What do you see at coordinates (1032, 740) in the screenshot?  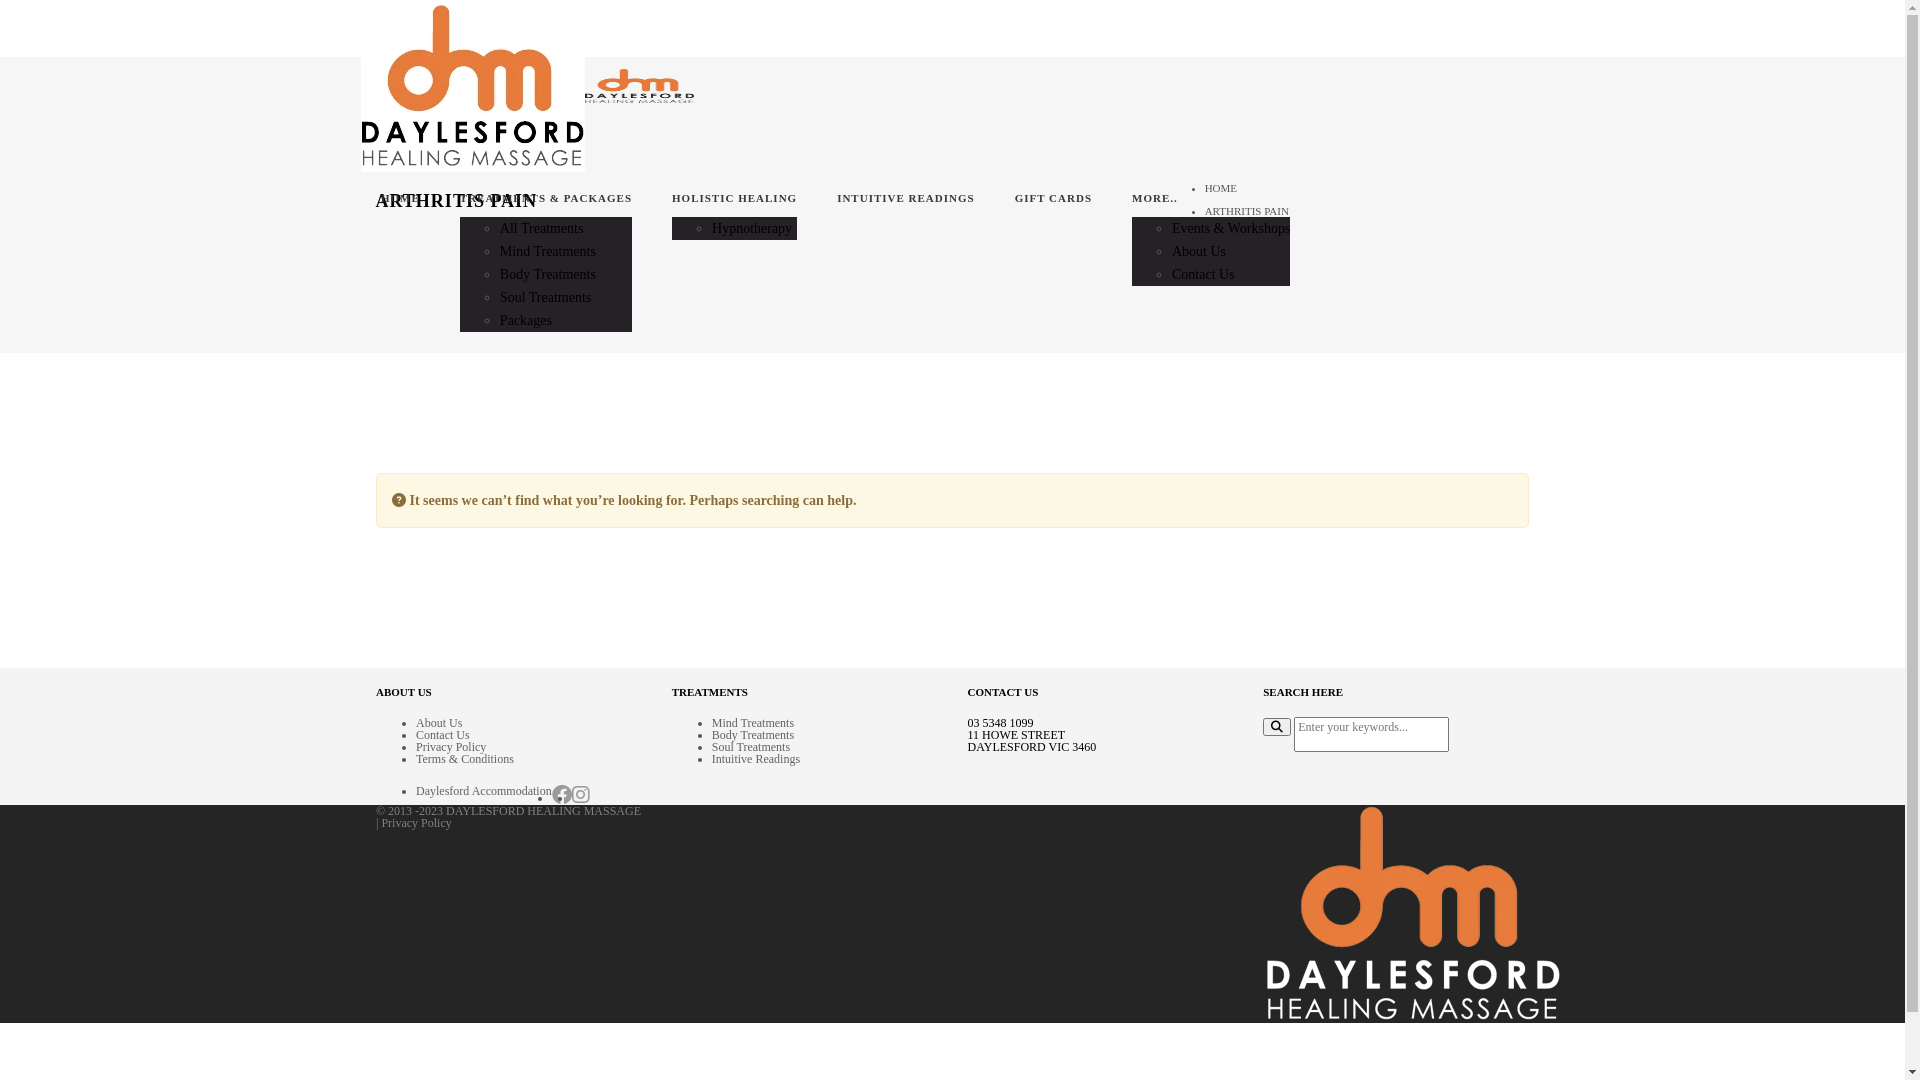 I see `'11 HOWE STREET` at bounding box center [1032, 740].